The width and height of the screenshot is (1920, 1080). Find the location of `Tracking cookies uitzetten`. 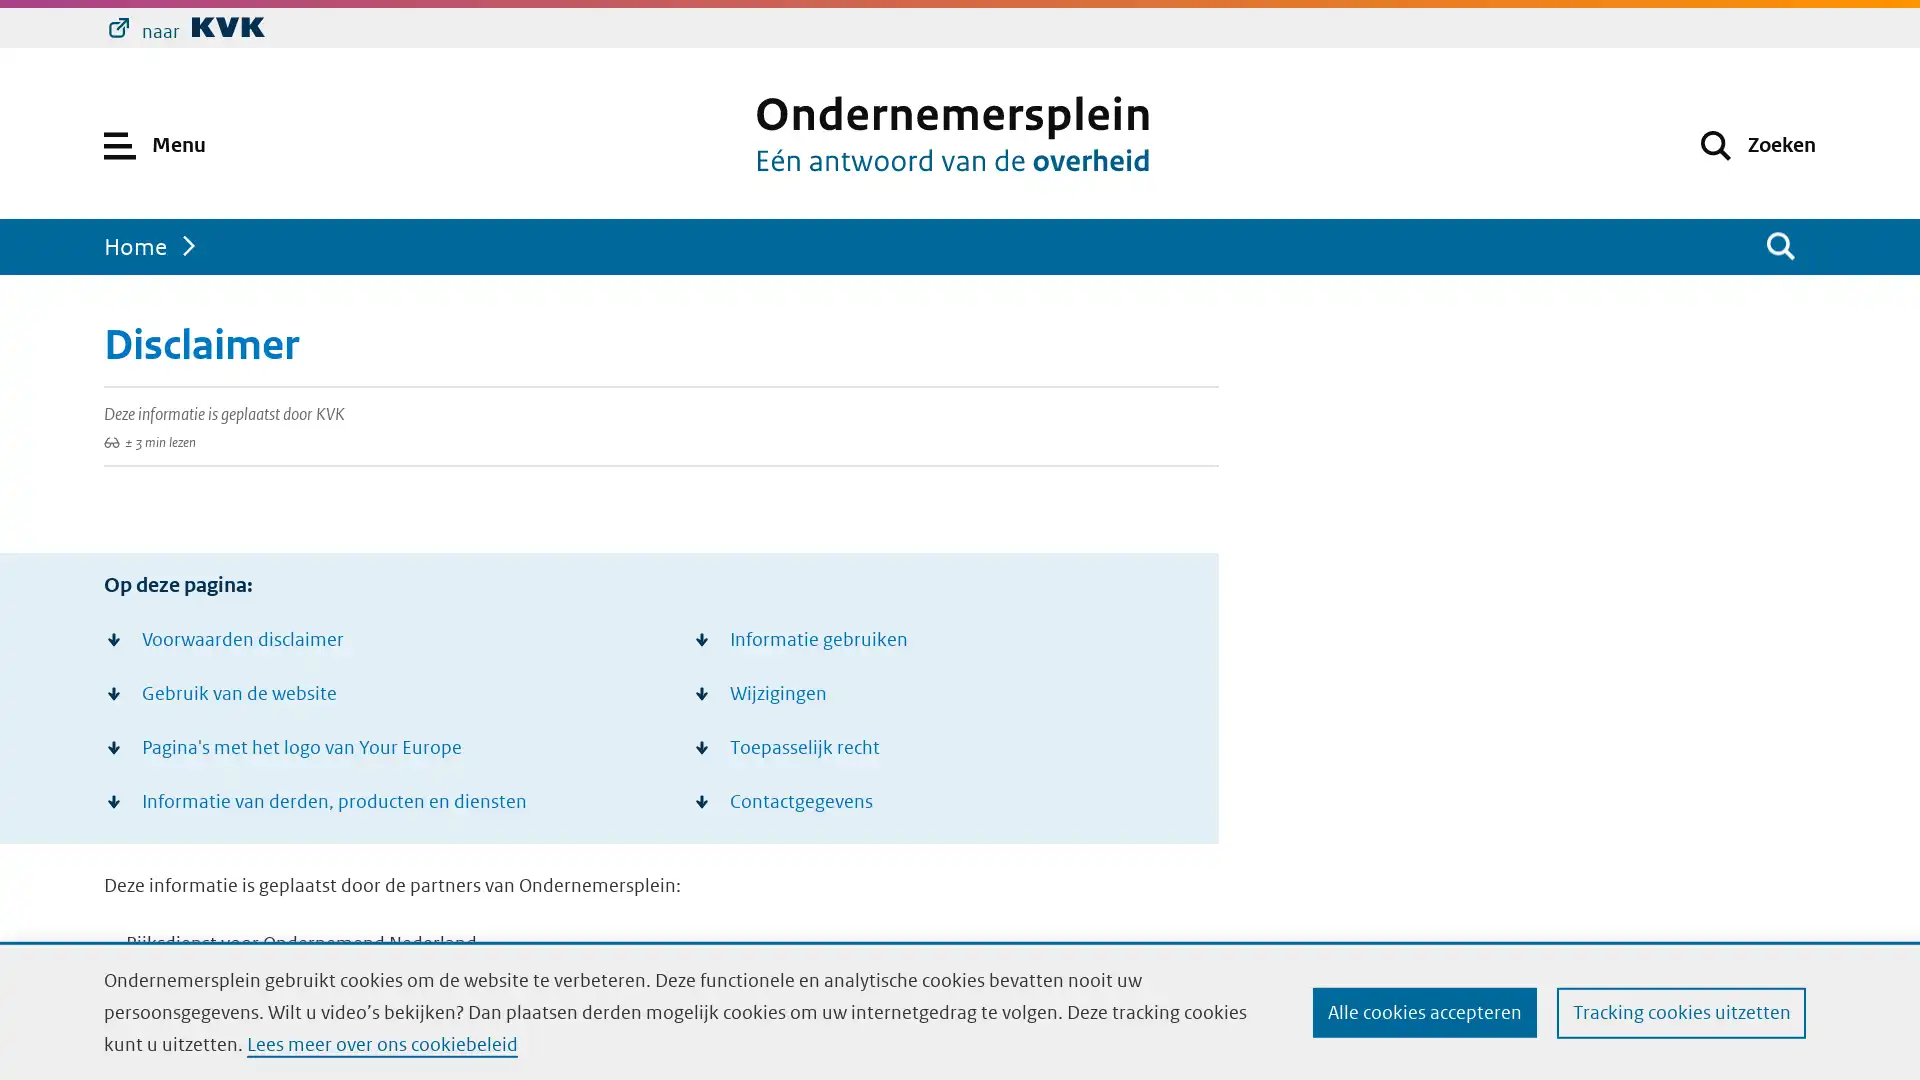

Tracking cookies uitzetten is located at coordinates (1680, 1011).